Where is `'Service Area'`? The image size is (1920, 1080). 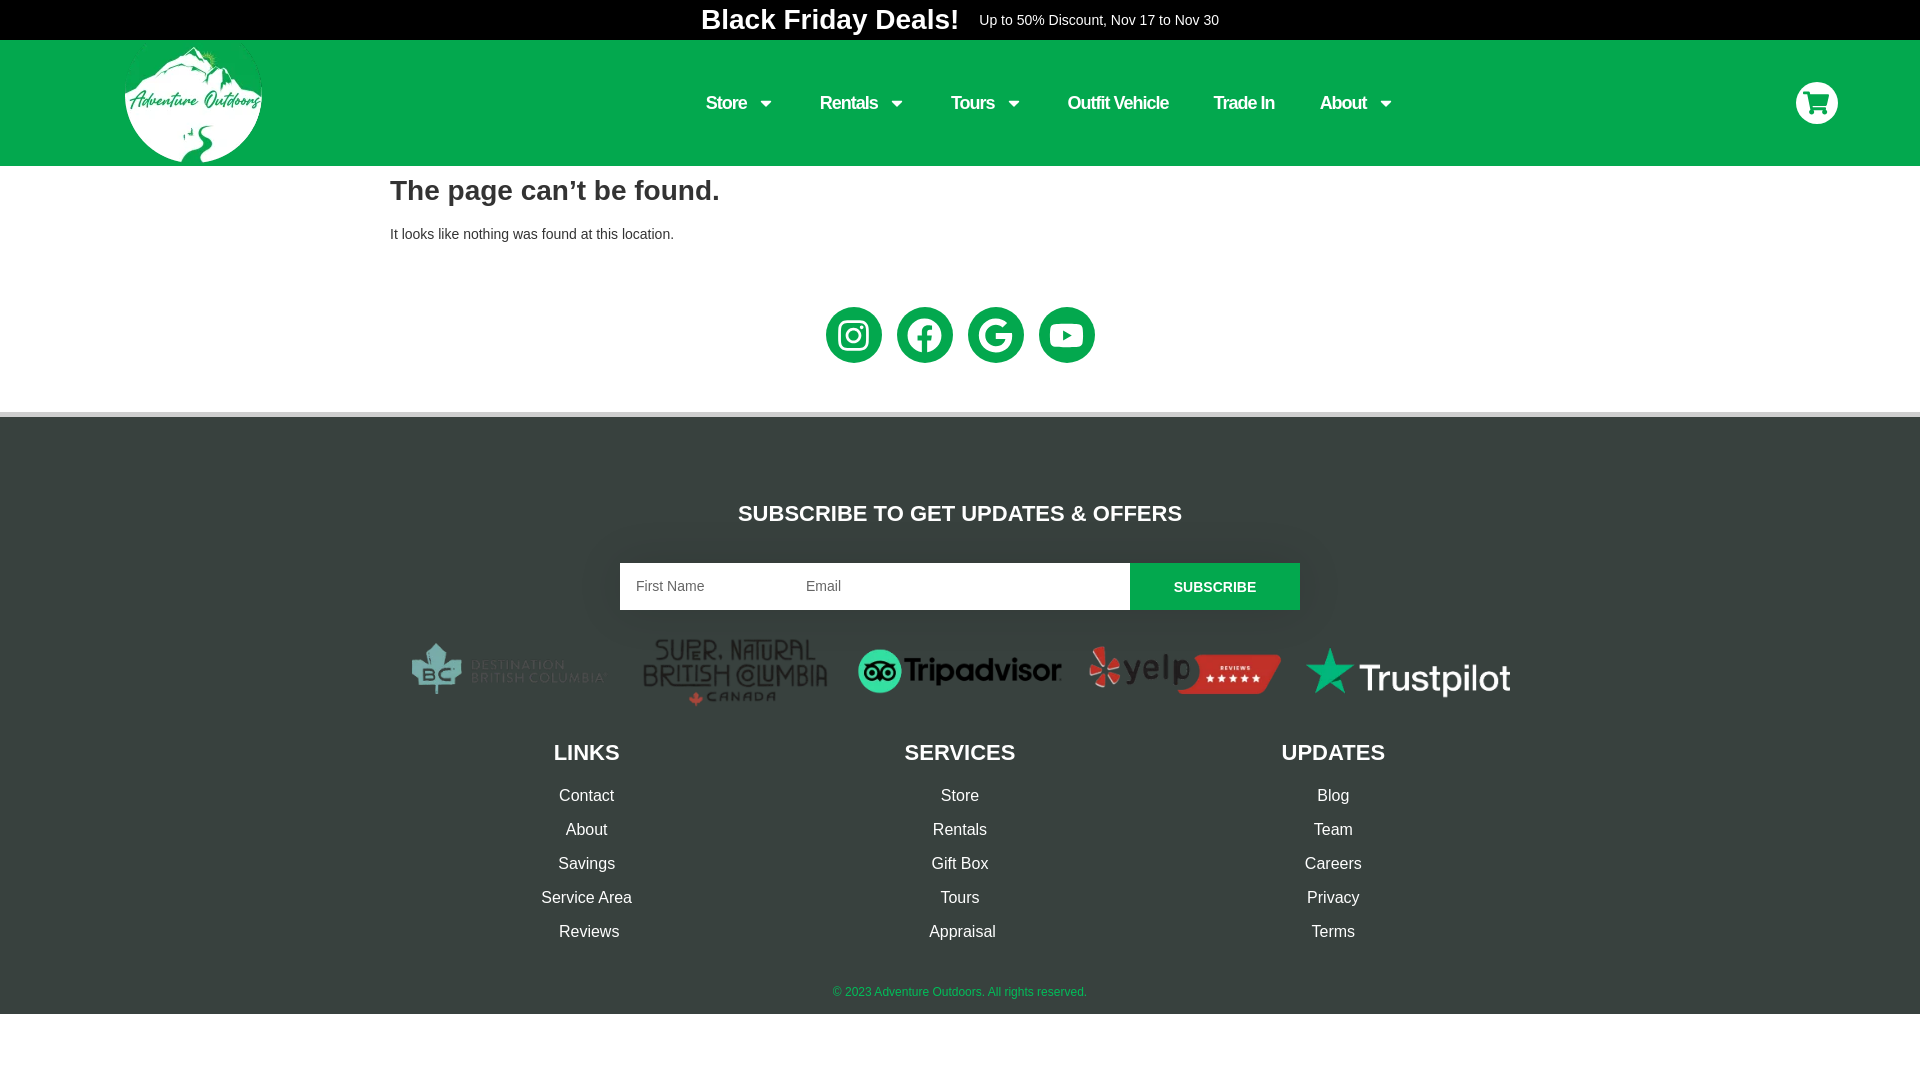
'Service Area' is located at coordinates (585, 897).